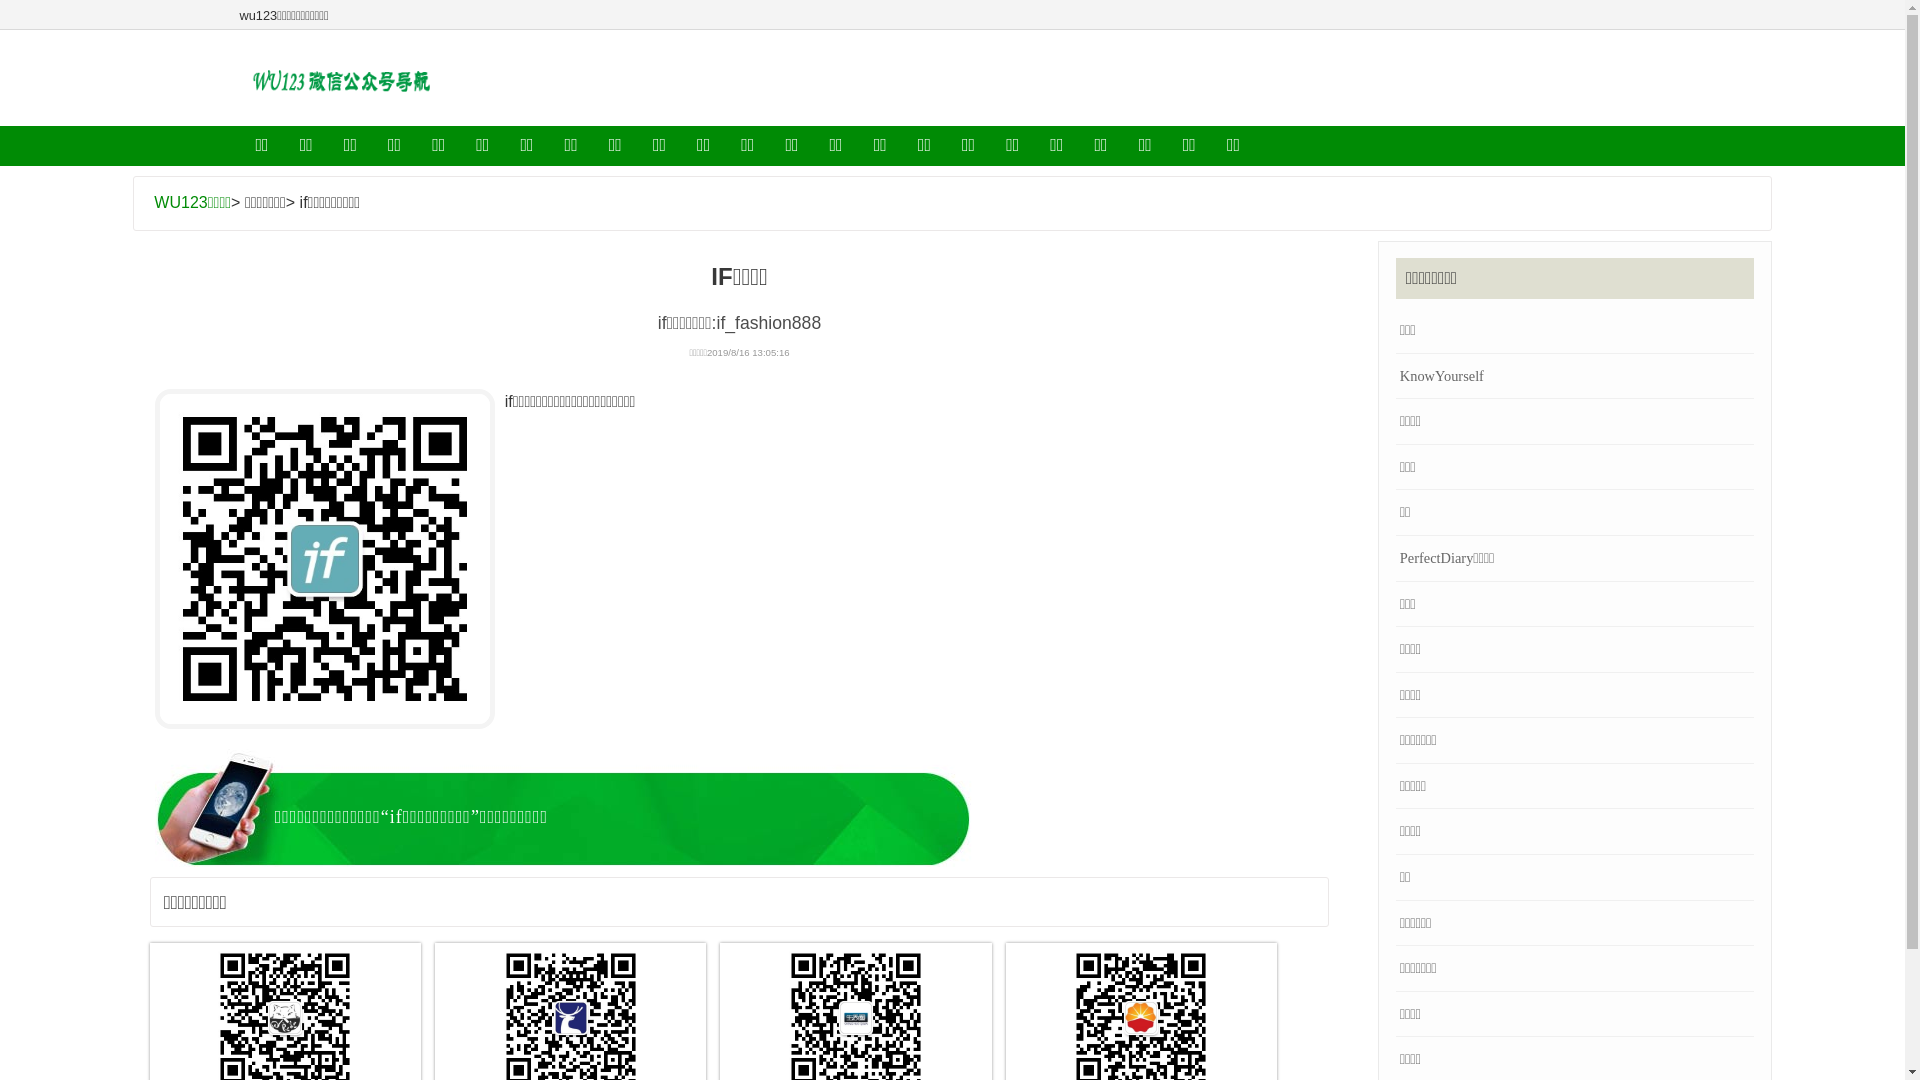 The image size is (1920, 1080). Describe the element at coordinates (1573, 376) in the screenshot. I see `'KnowYourself'` at that location.